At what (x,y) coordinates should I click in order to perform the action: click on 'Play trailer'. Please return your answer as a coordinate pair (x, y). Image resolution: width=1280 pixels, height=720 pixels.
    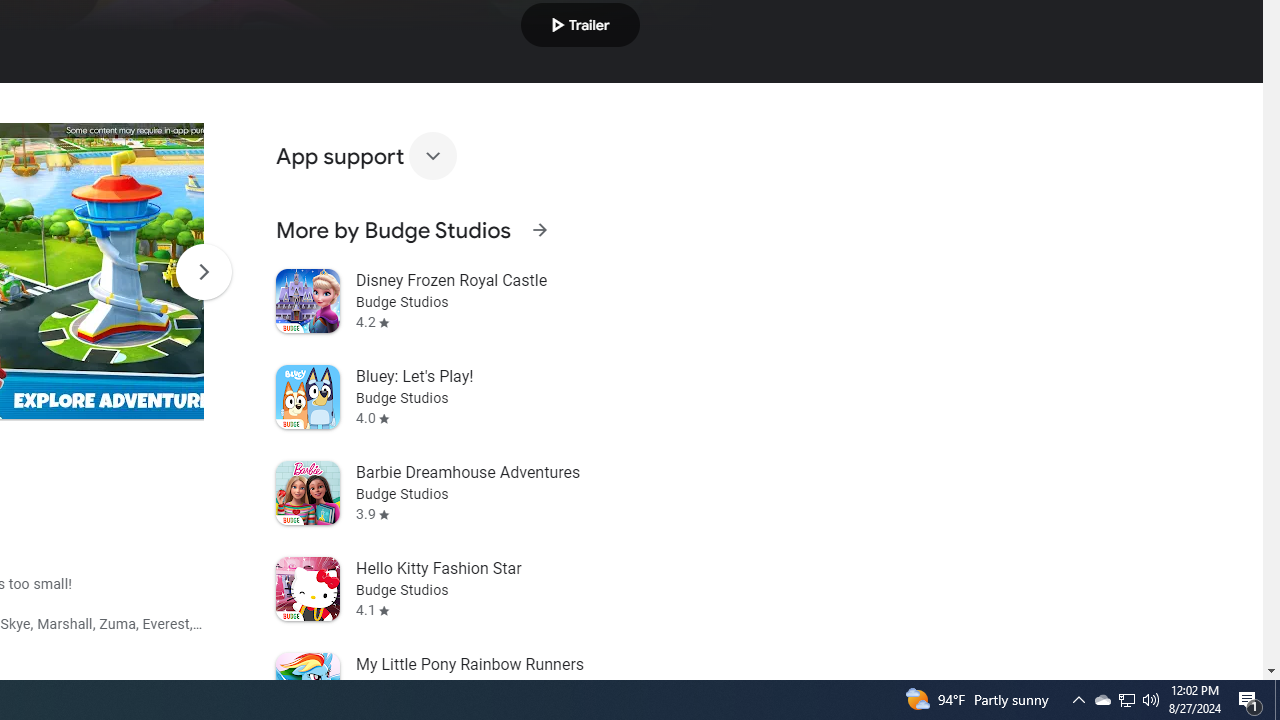
    Looking at the image, I should click on (579, 24).